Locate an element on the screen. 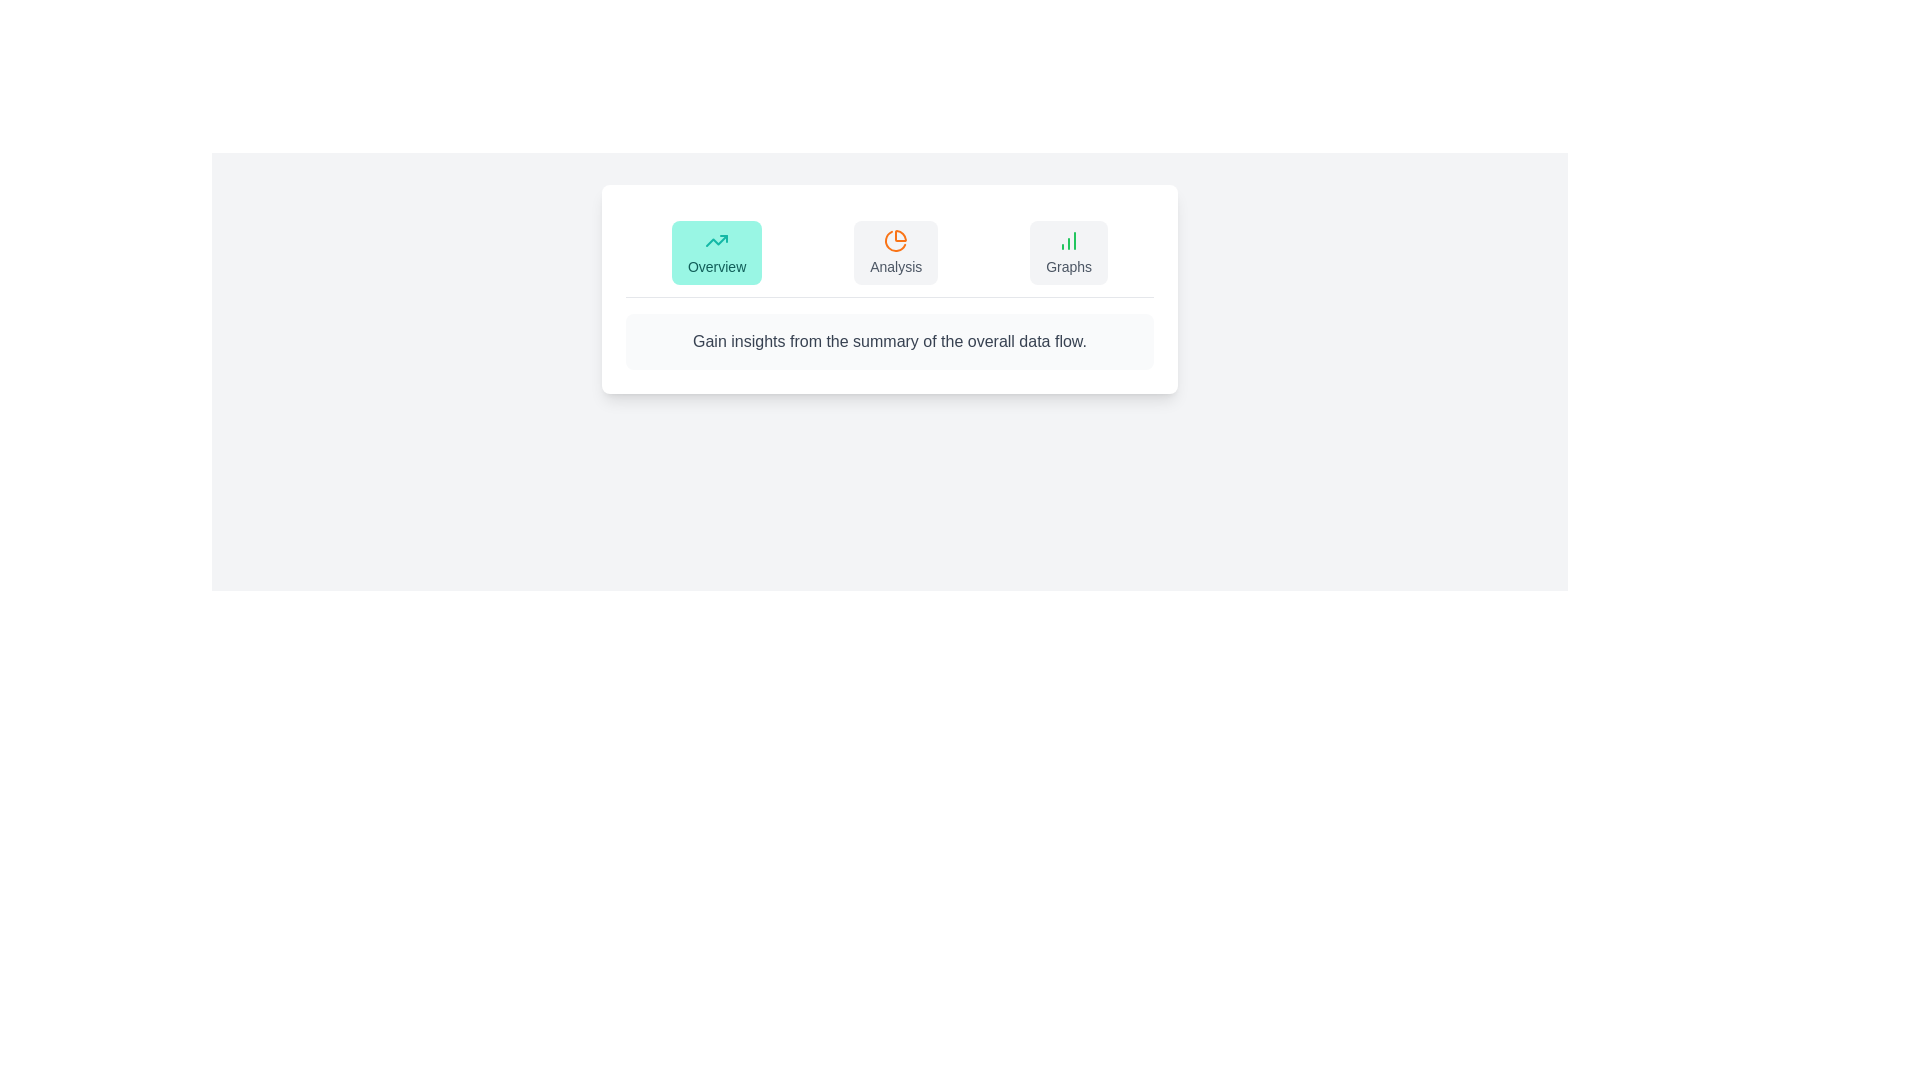 The width and height of the screenshot is (1920, 1080). the Analysis tab to view its content is located at coordinates (895, 252).